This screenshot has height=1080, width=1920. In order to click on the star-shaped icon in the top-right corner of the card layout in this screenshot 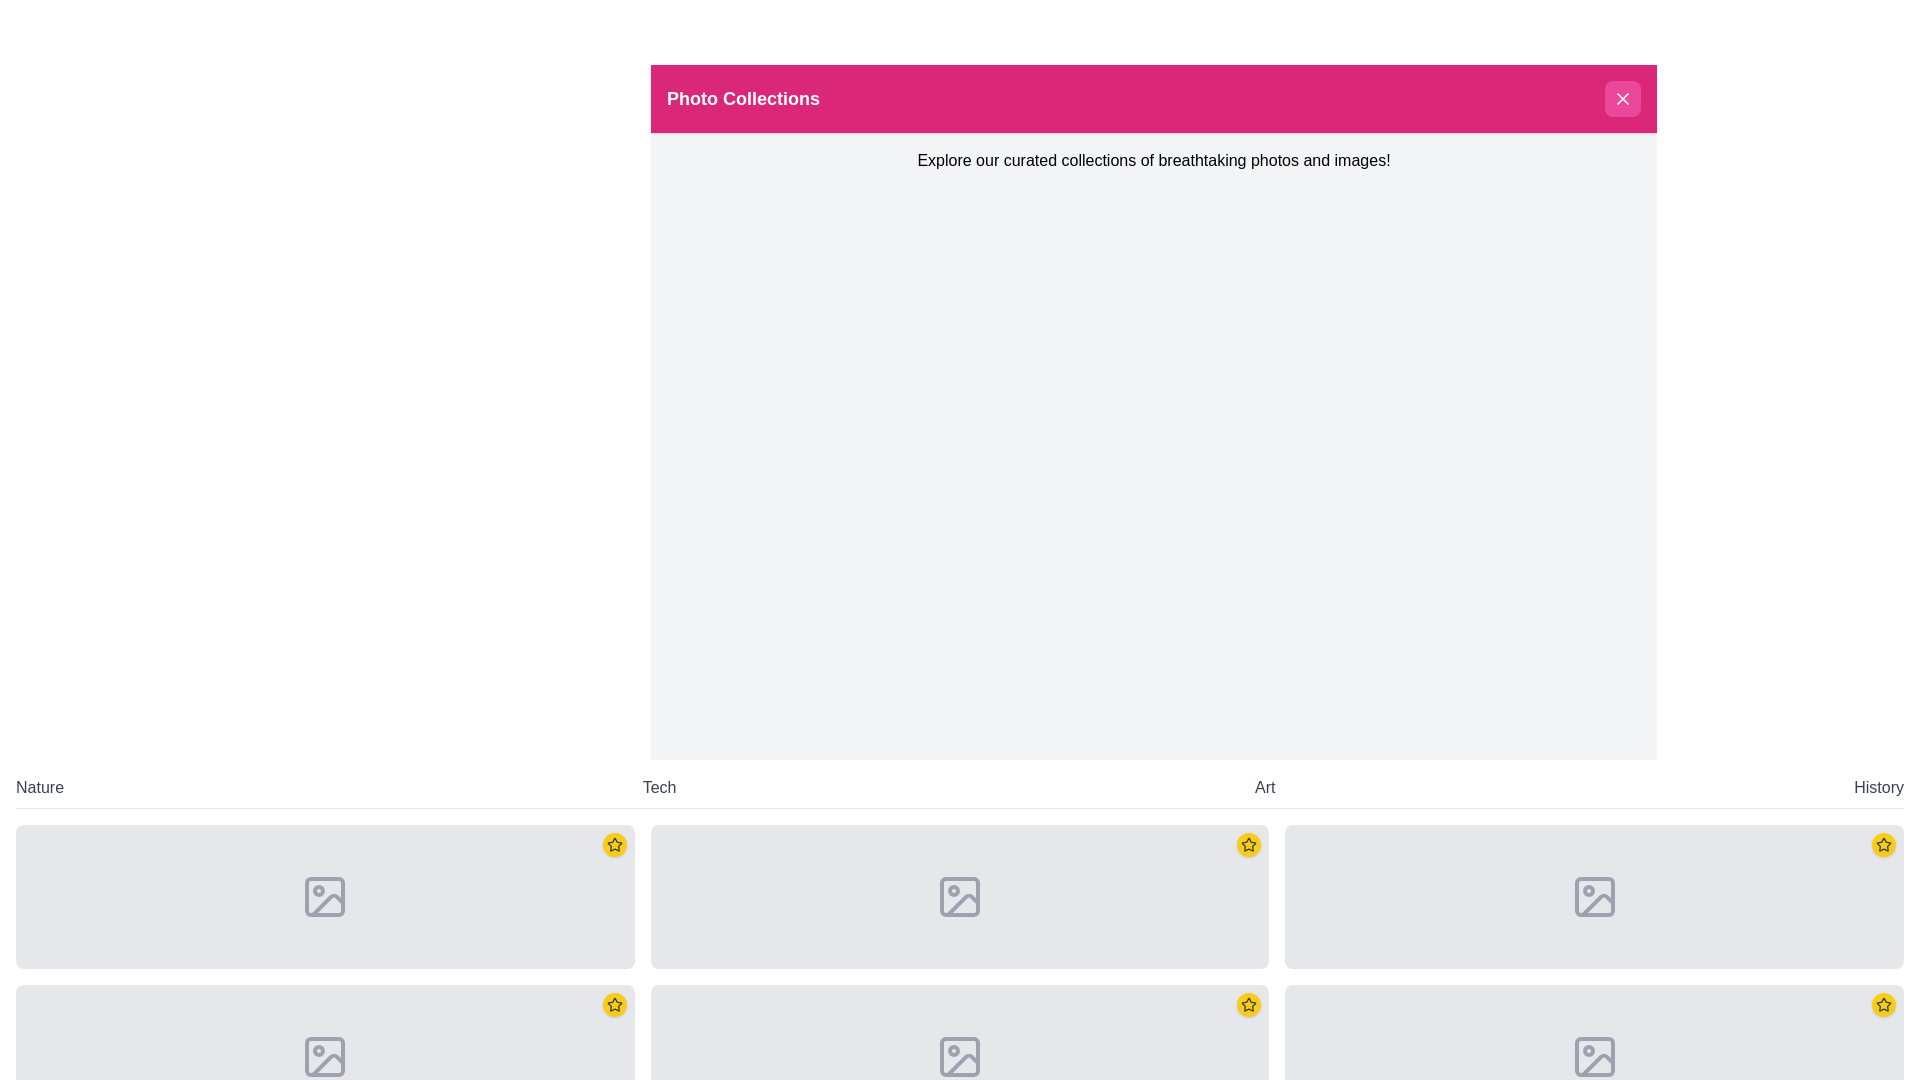, I will do `click(1882, 844)`.